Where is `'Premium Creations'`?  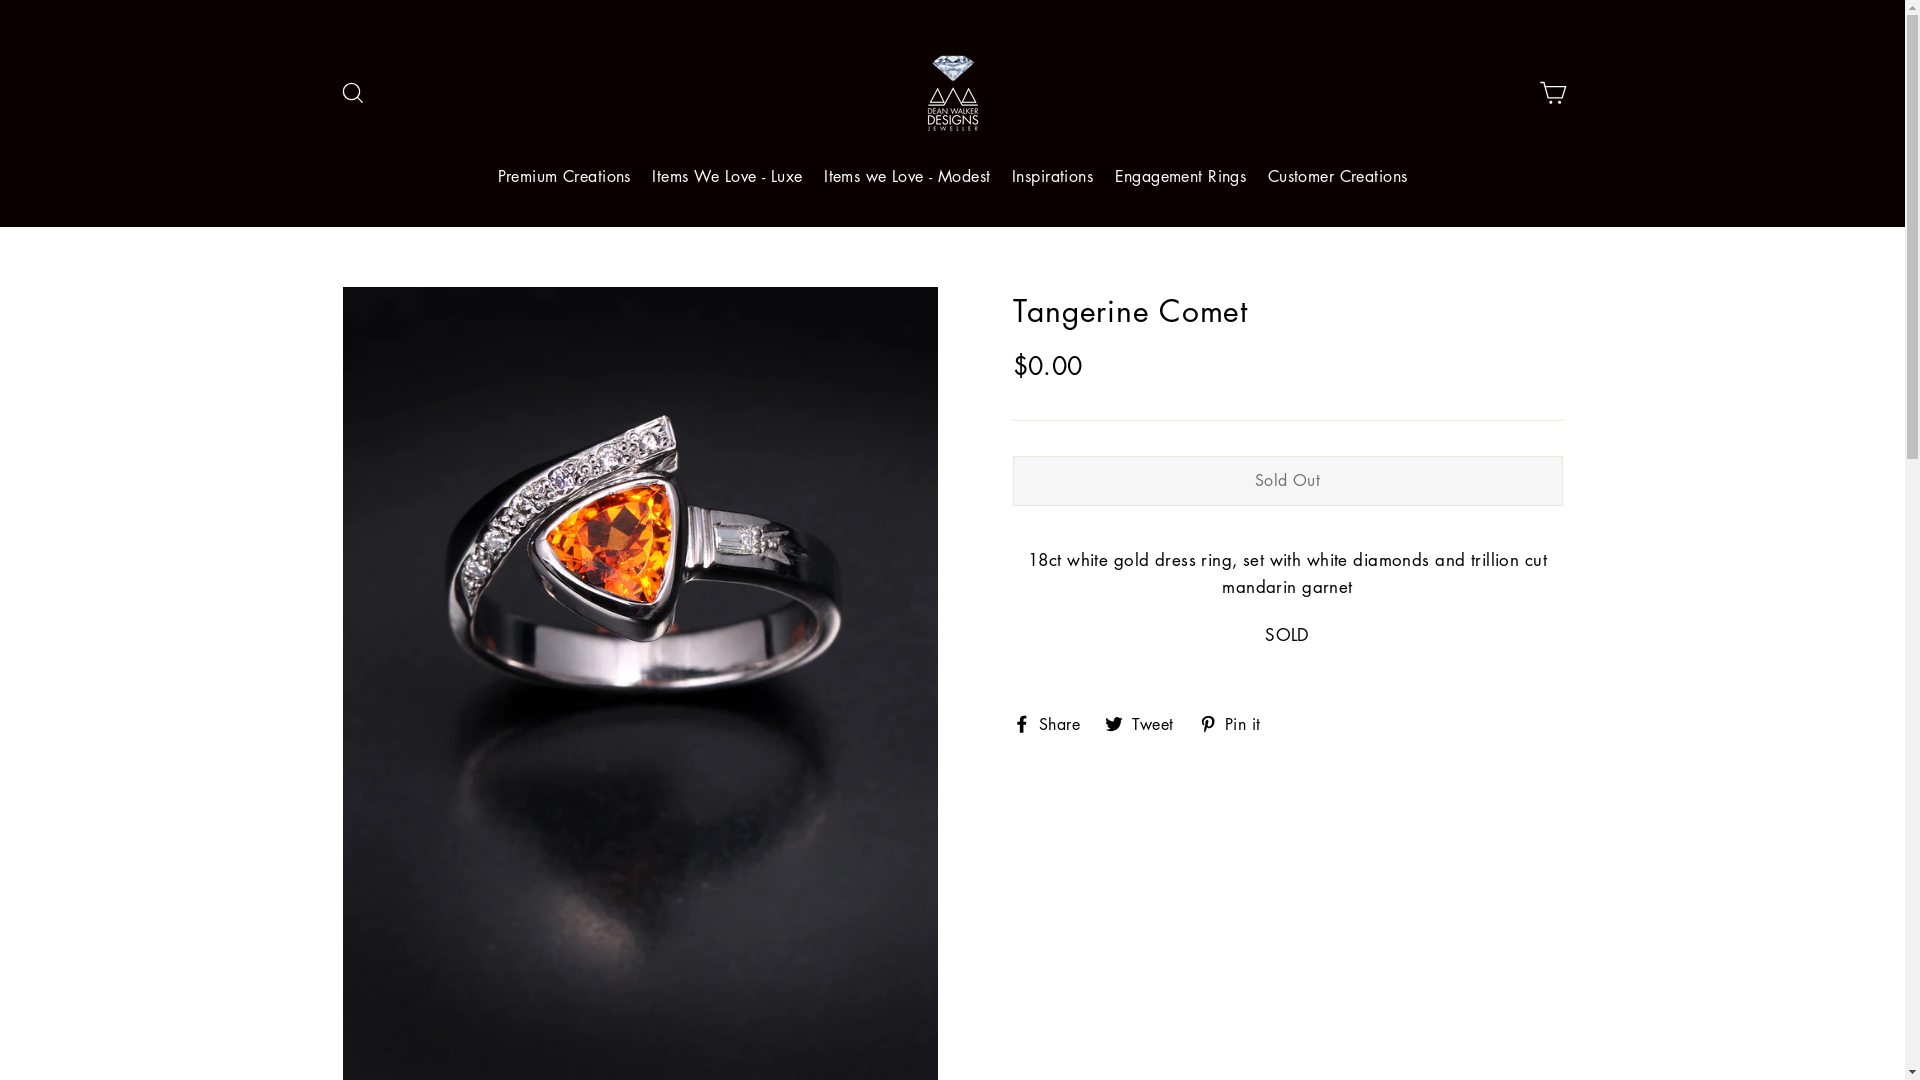 'Premium Creations' is located at coordinates (563, 176).